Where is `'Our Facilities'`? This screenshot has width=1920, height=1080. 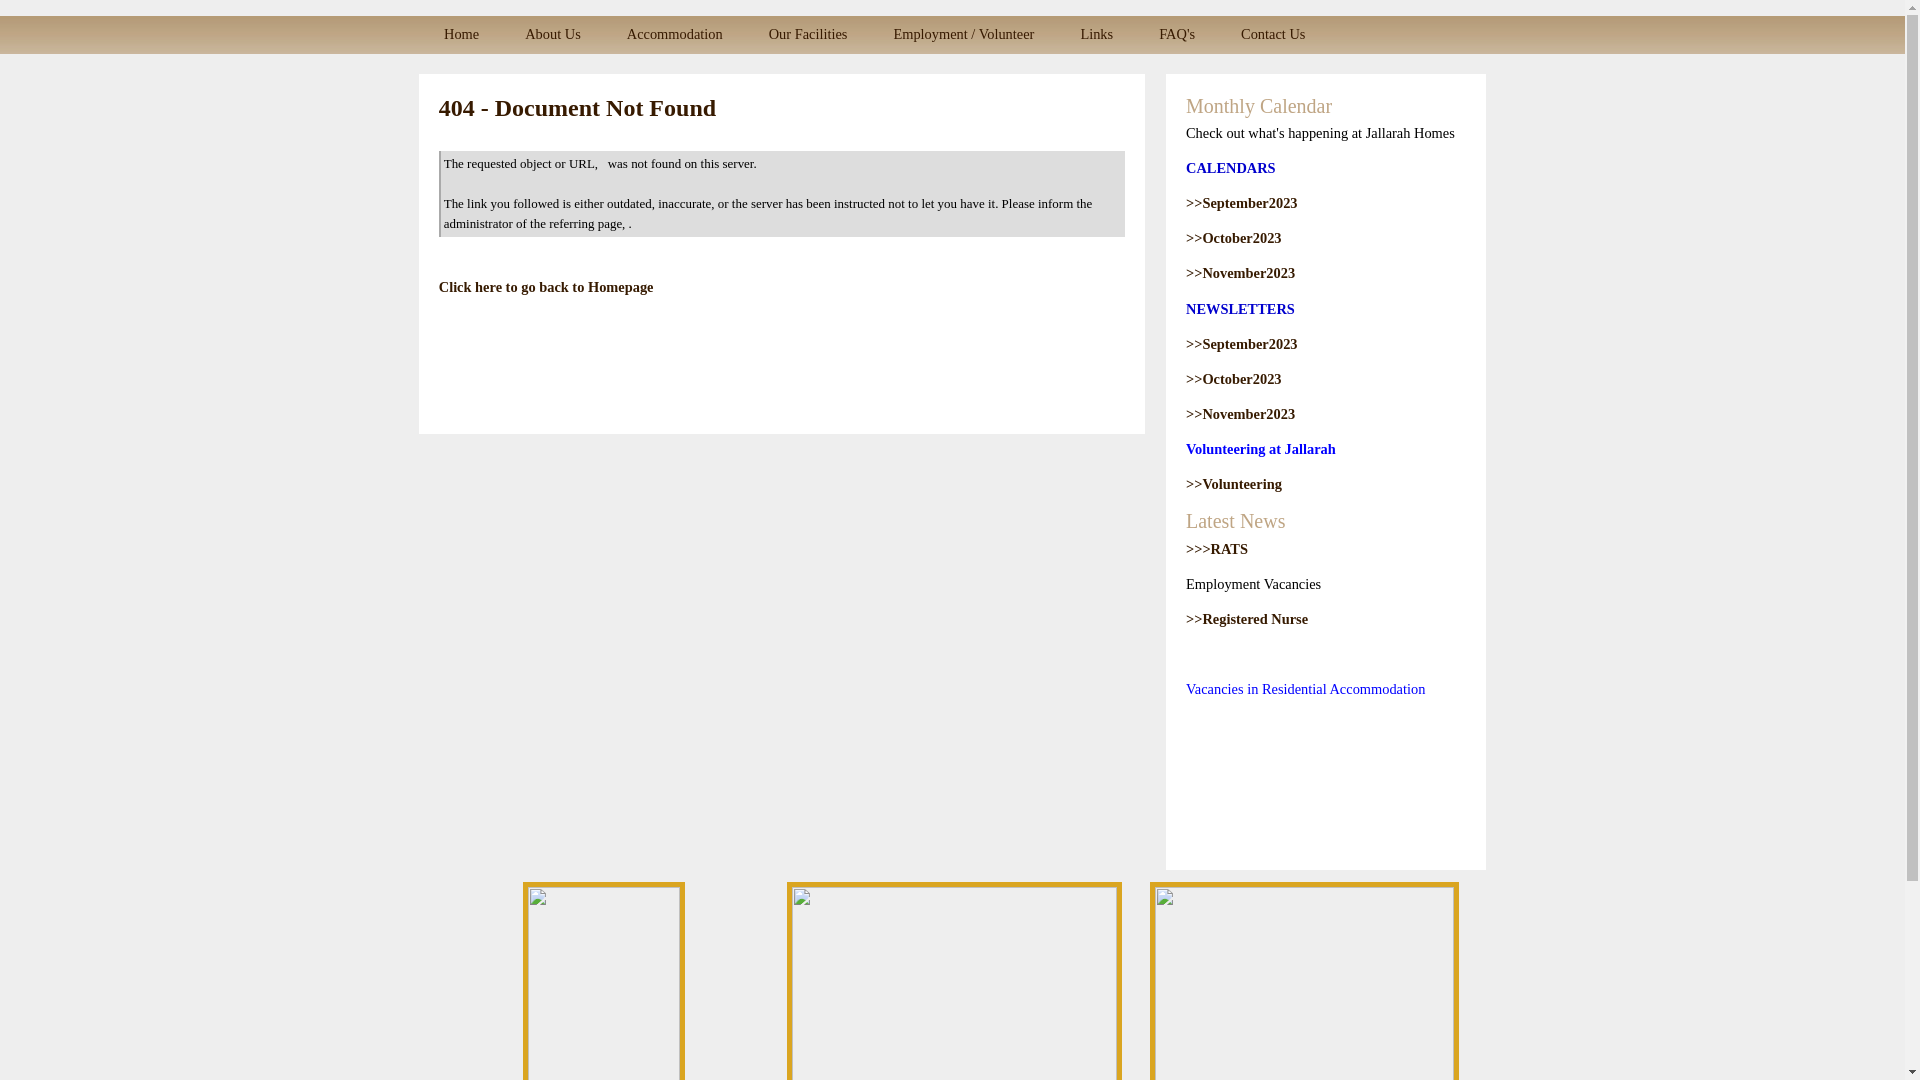
'Our Facilities' is located at coordinates (808, 34).